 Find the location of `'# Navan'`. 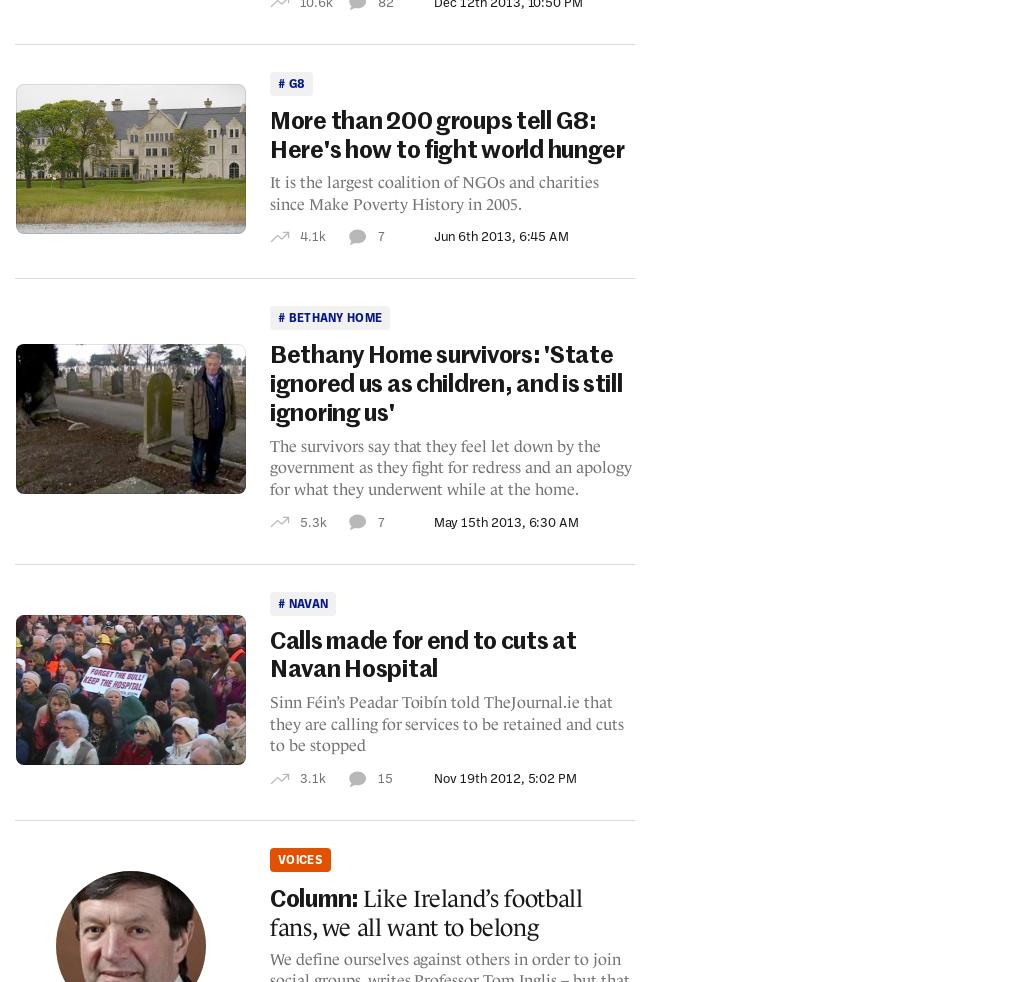

'# Navan' is located at coordinates (301, 601).